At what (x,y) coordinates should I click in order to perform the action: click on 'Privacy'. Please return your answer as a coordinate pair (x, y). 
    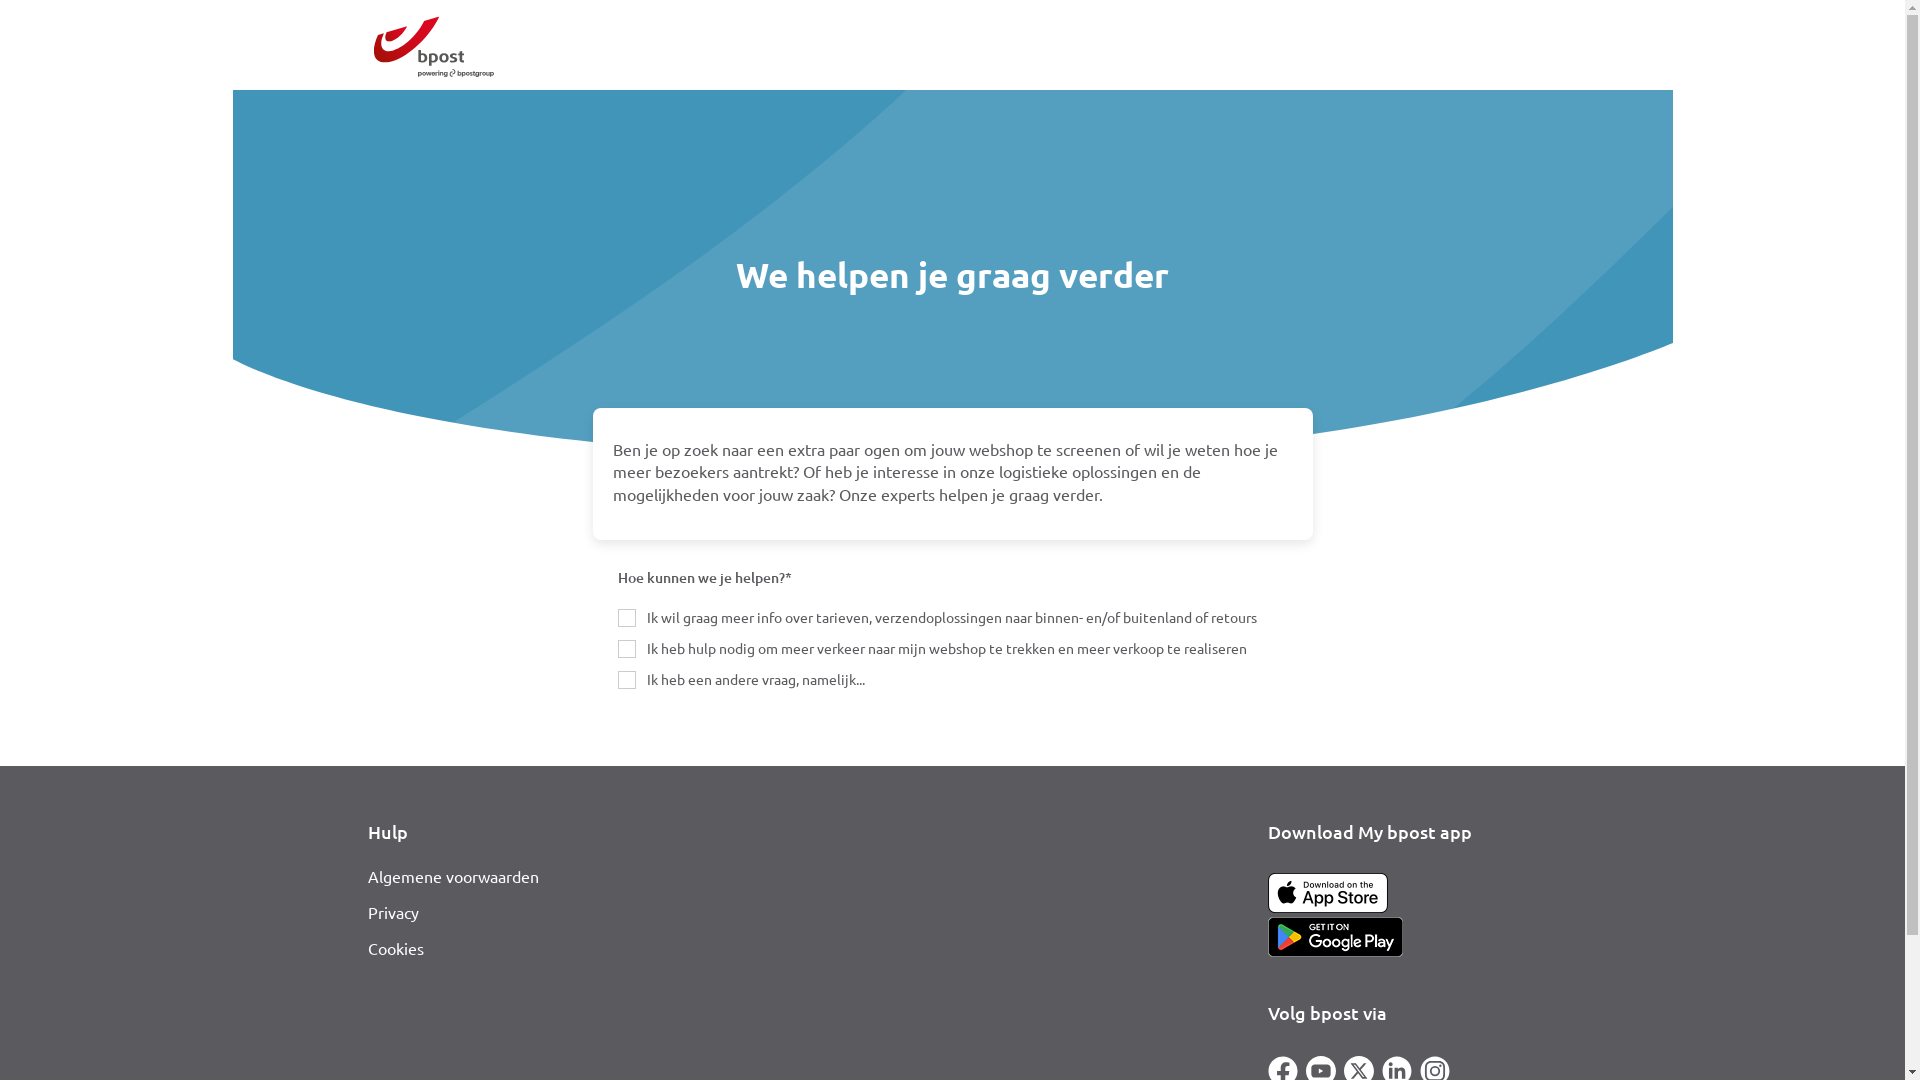
    Looking at the image, I should click on (368, 911).